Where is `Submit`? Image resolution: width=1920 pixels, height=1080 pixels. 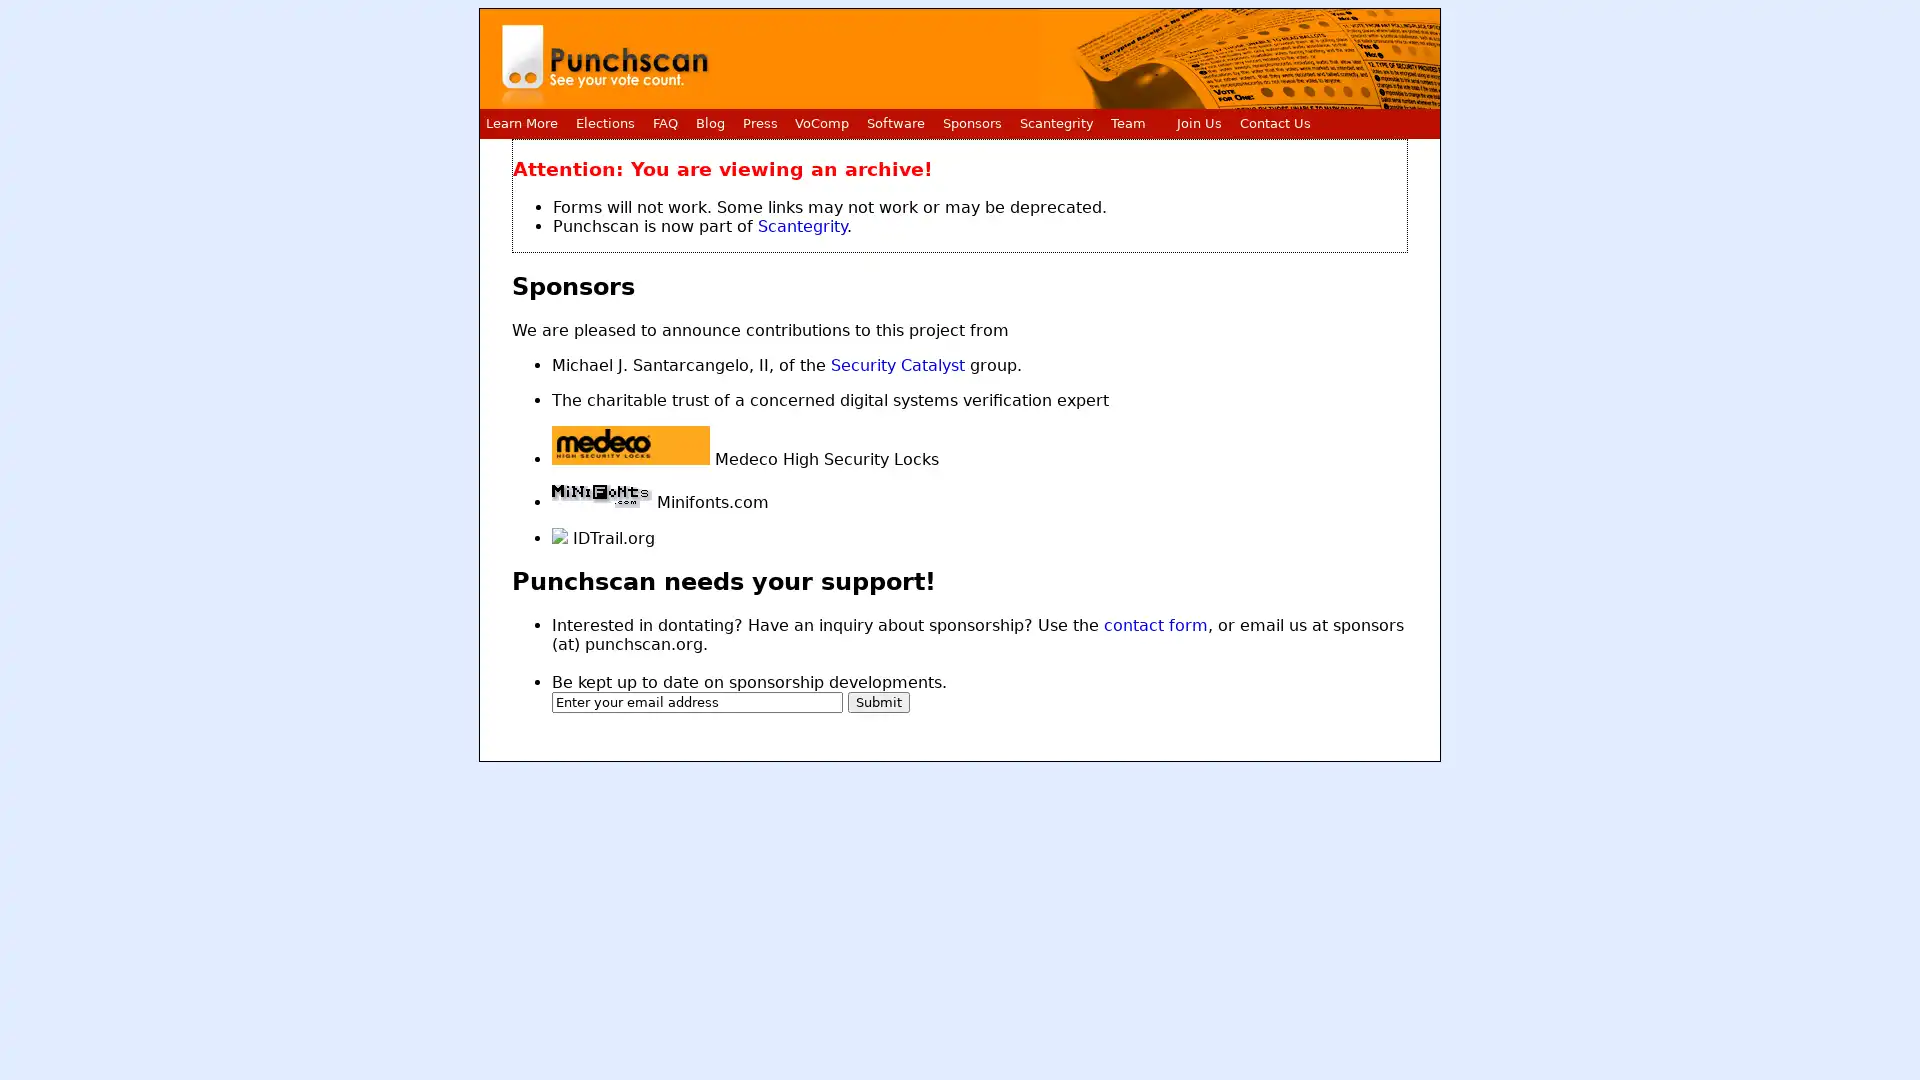 Submit is located at coordinates (878, 700).